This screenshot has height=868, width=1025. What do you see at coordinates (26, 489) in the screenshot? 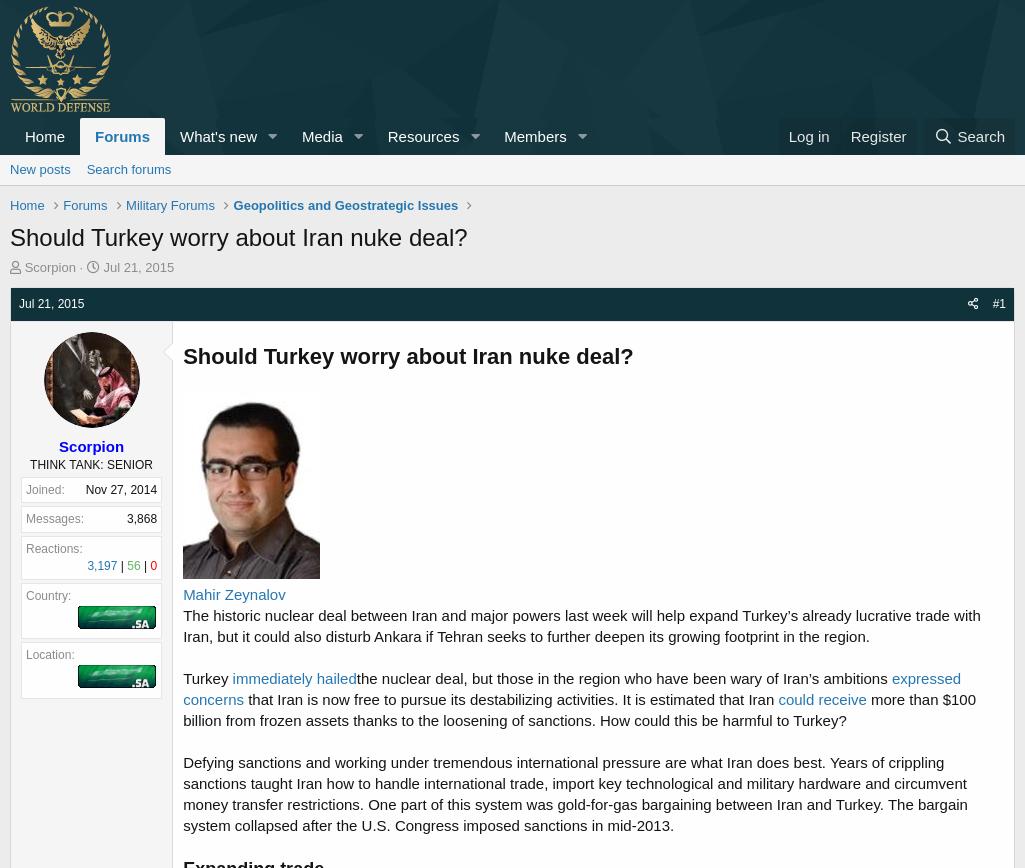
I see `'Joined'` at bounding box center [26, 489].